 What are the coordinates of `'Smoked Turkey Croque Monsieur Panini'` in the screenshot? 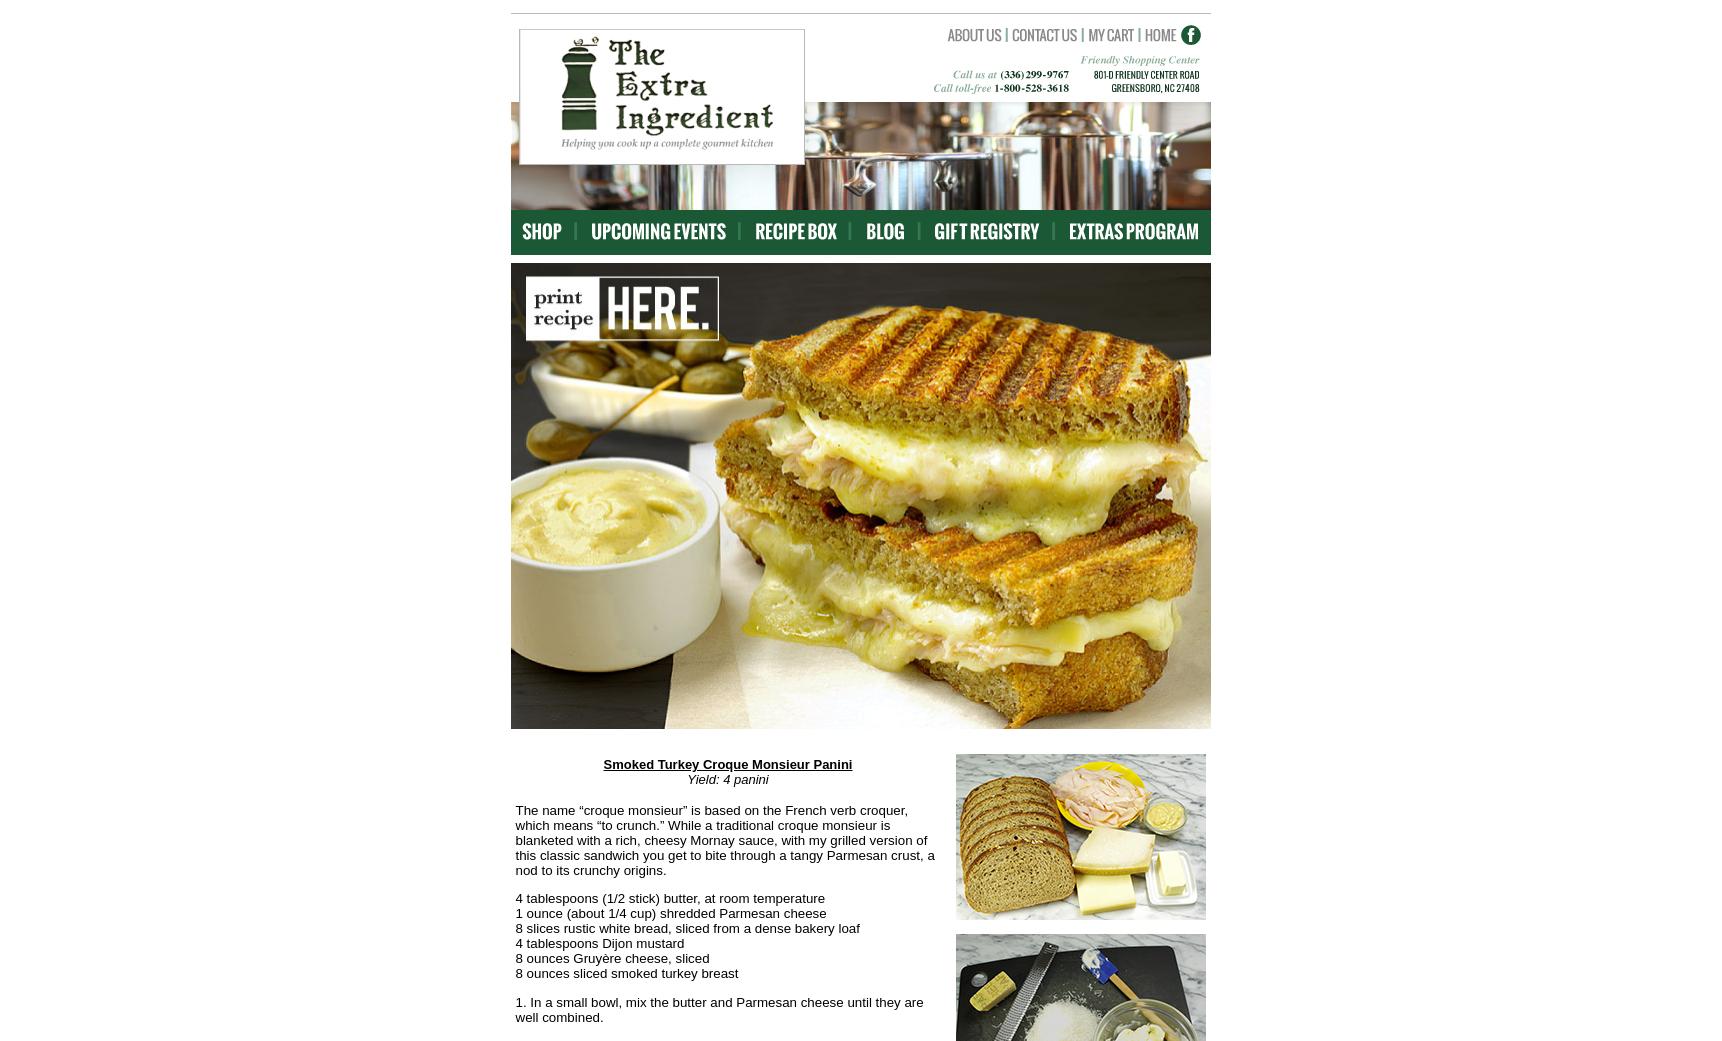 It's located at (726, 764).